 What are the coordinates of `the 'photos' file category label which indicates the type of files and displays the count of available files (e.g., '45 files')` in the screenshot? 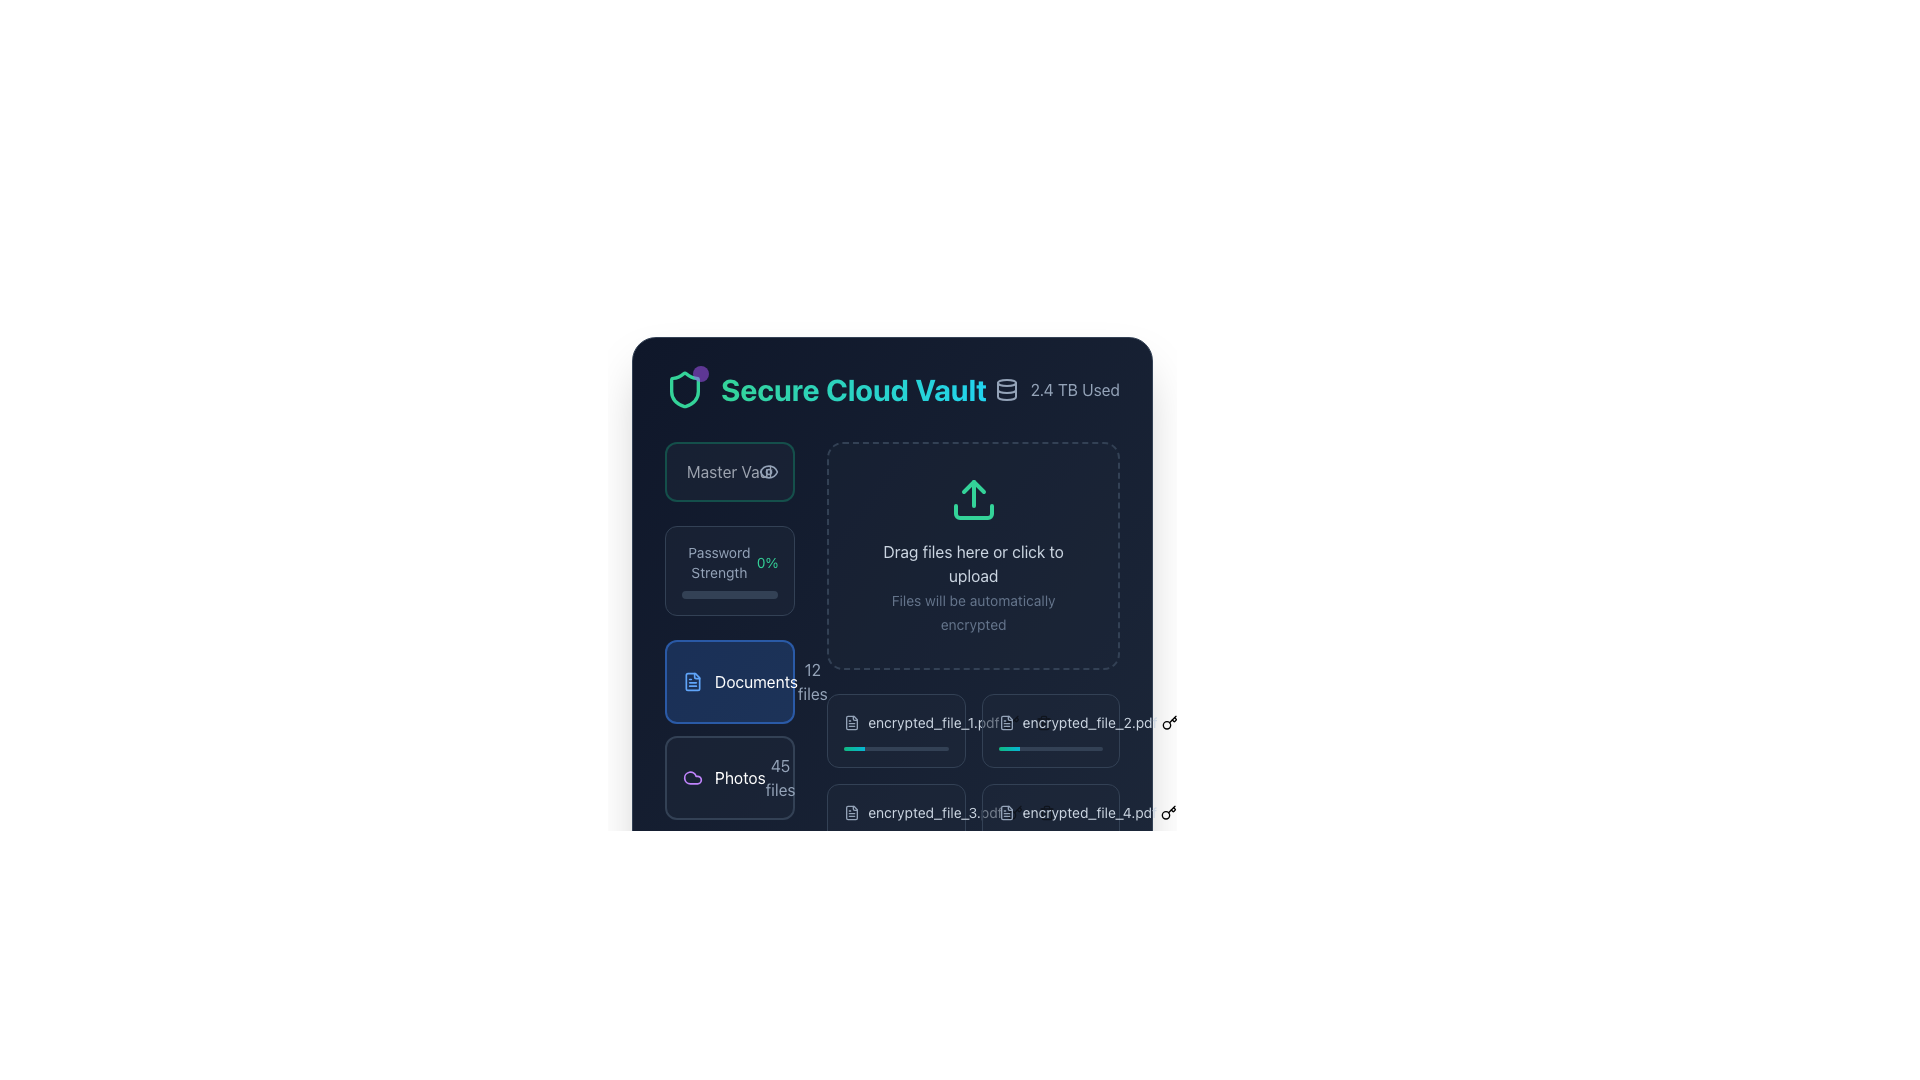 It's located at (723, 777).